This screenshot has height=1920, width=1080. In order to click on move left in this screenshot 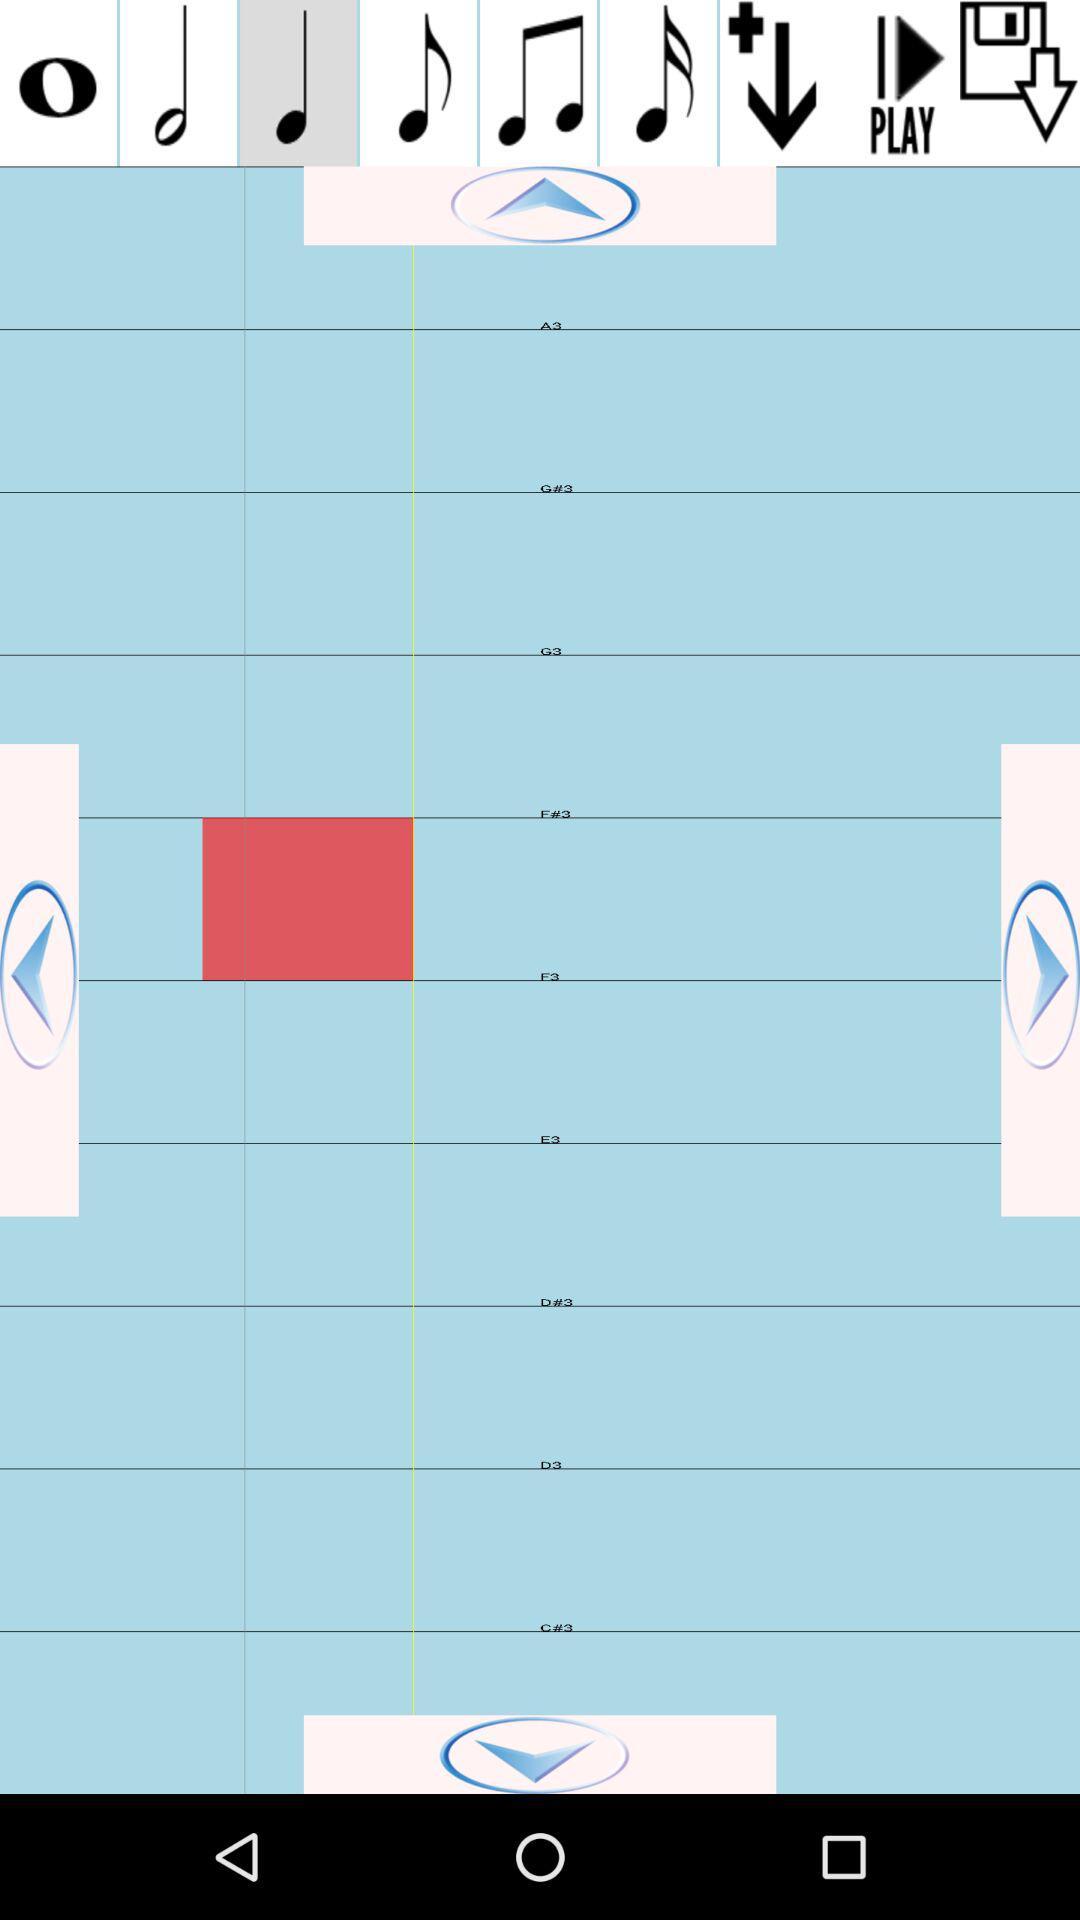, I will do `click(39, 980)`.